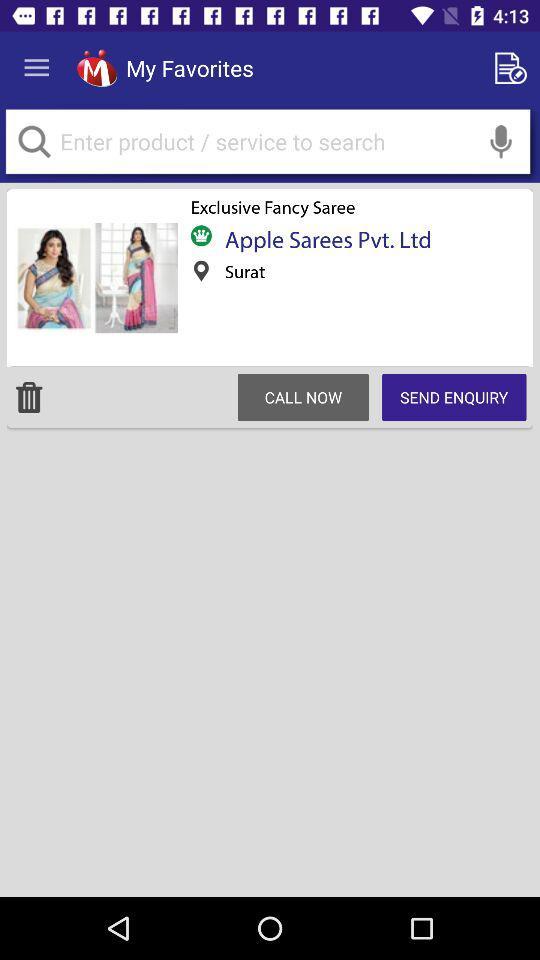  I want to click on click on the image, so click(94, 277).